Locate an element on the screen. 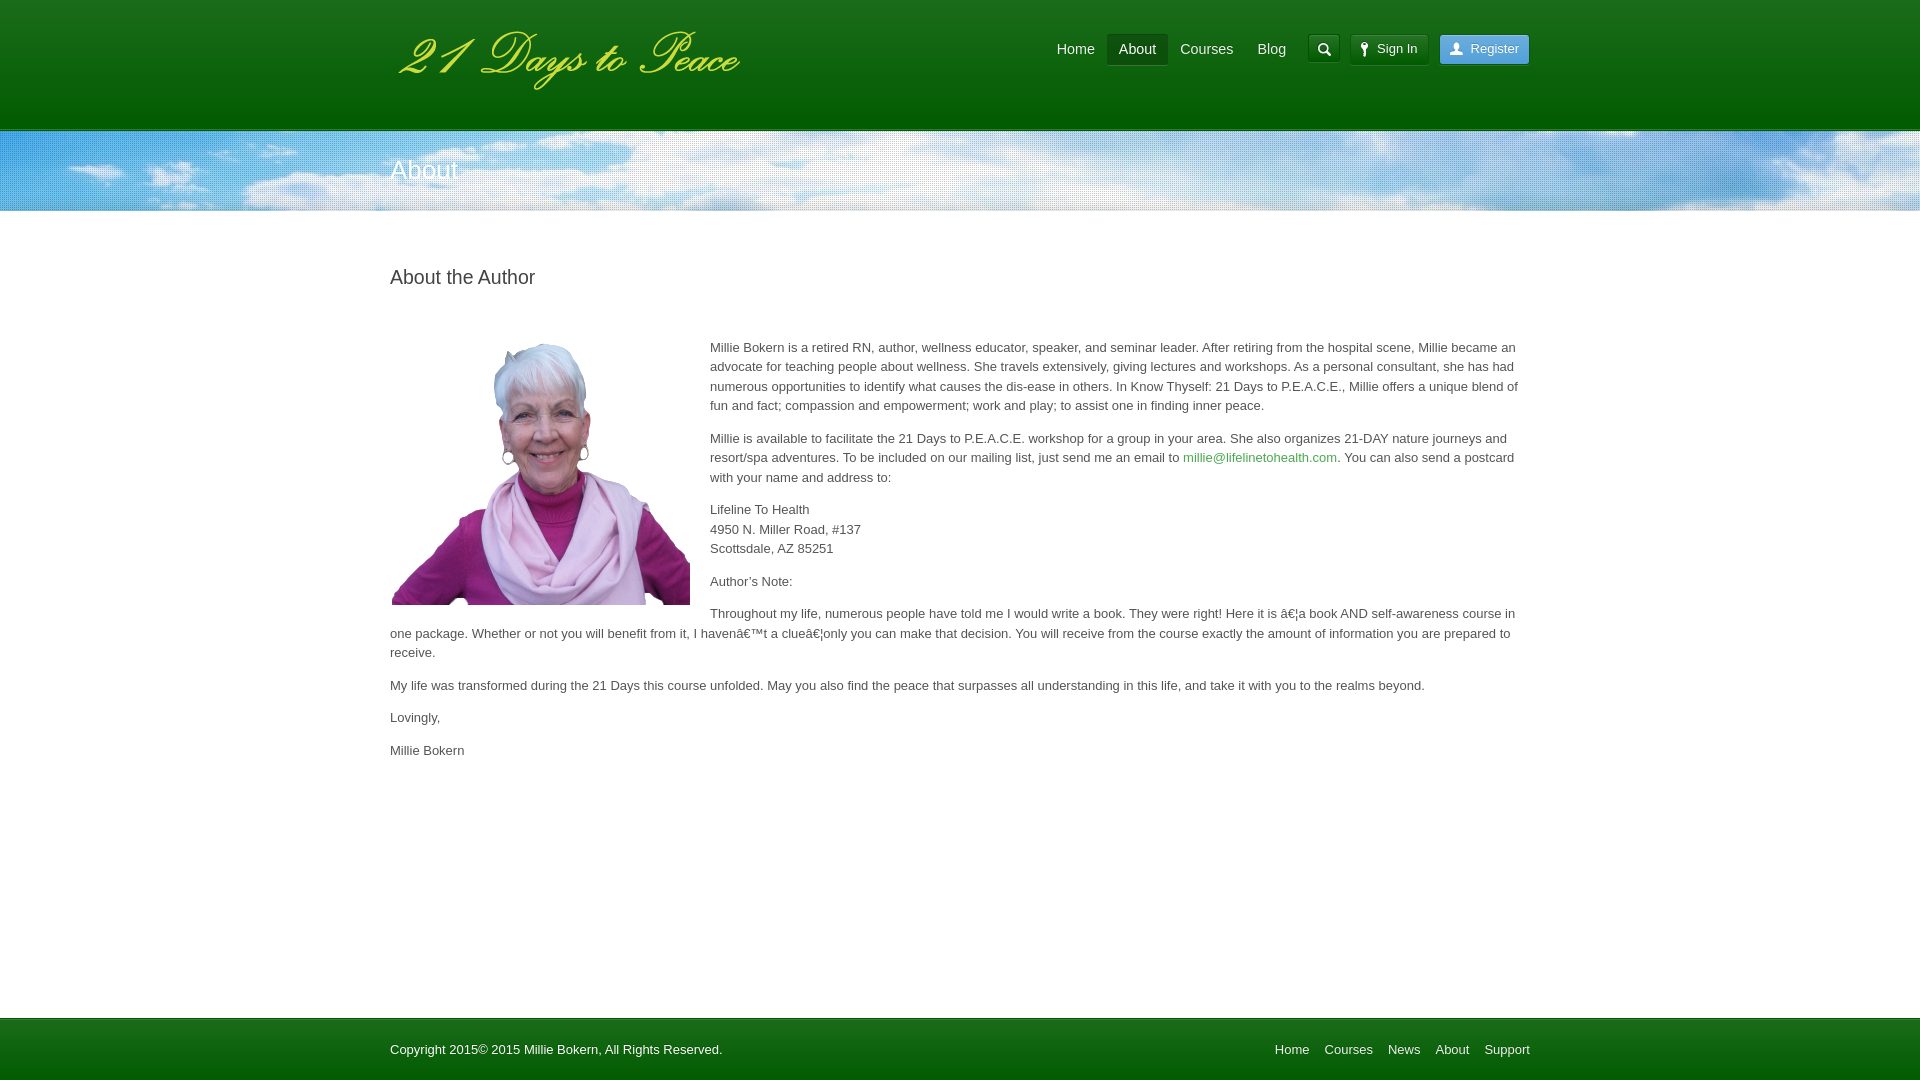 This screenshot has height=1080, width=1920. 'Home' is located at coordinates (1074, 48).